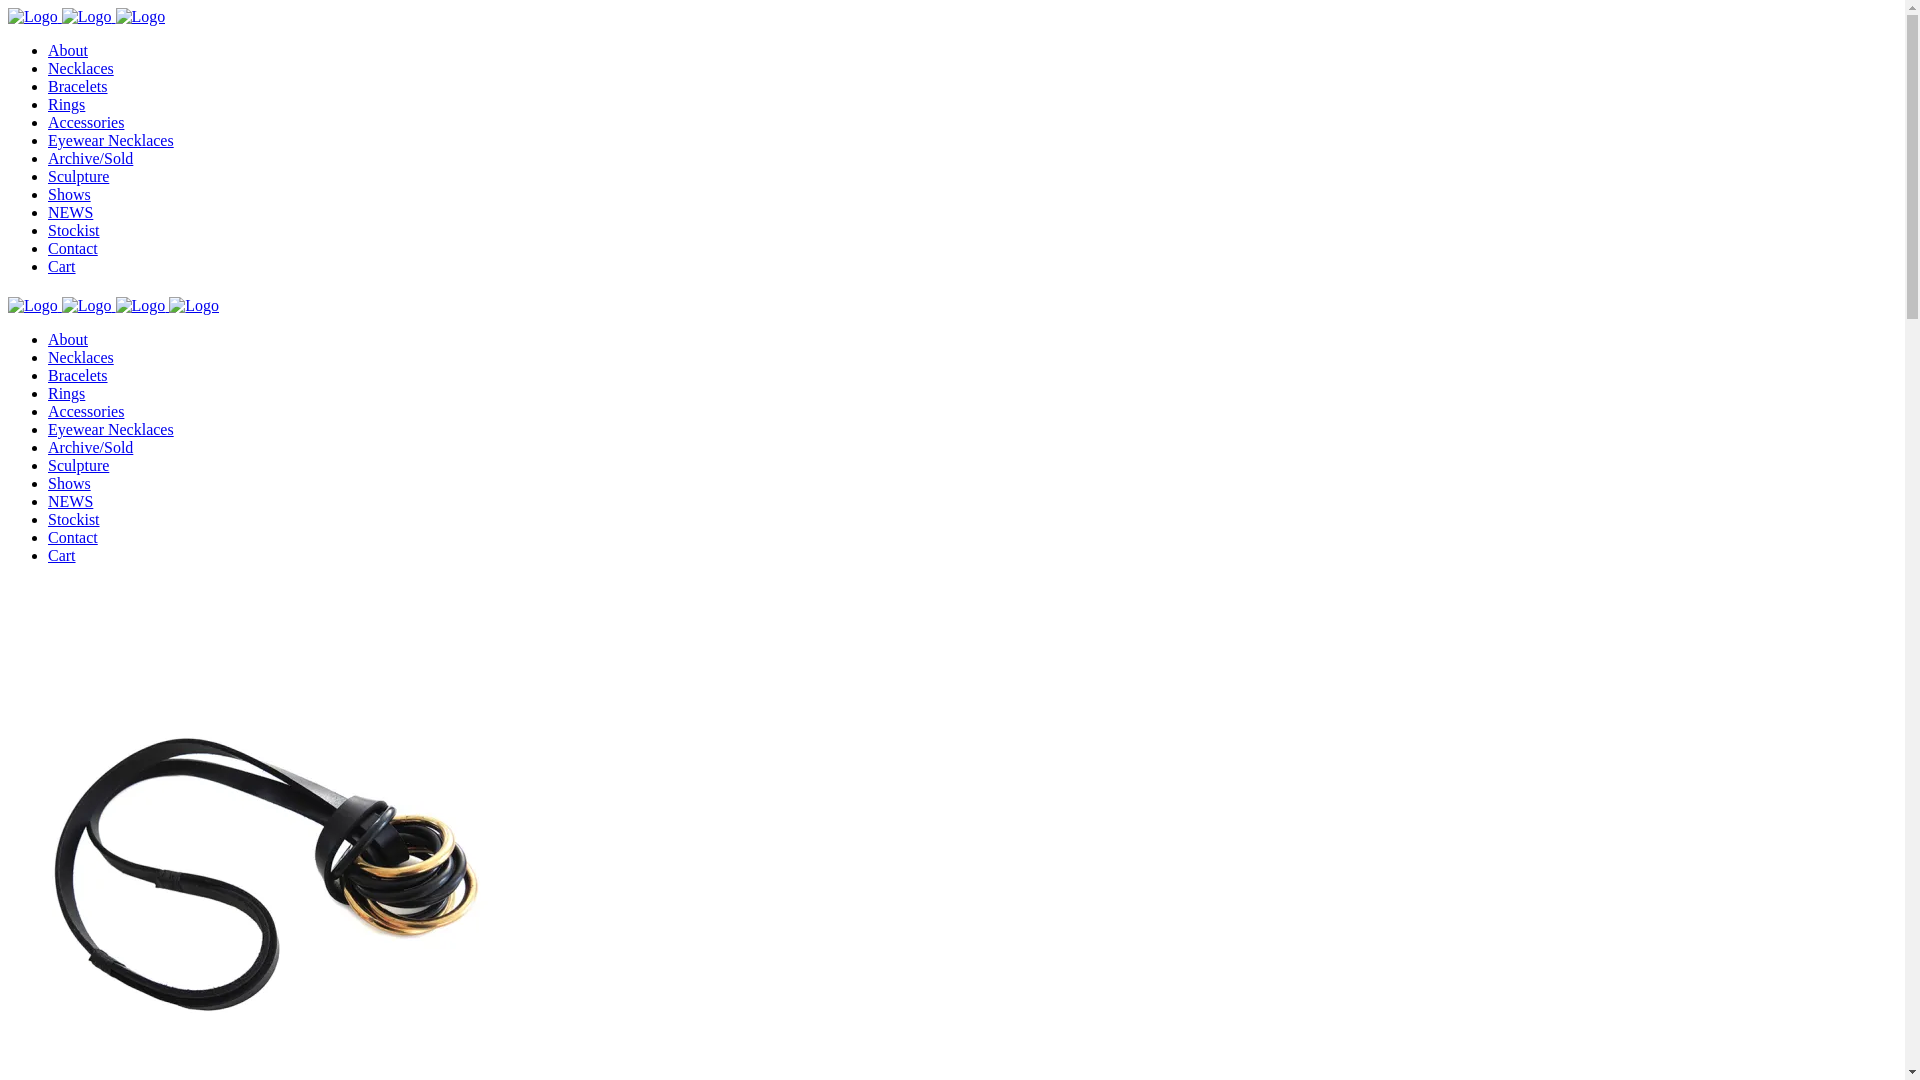  I want to click on 'Accessories', so click(85, 122).